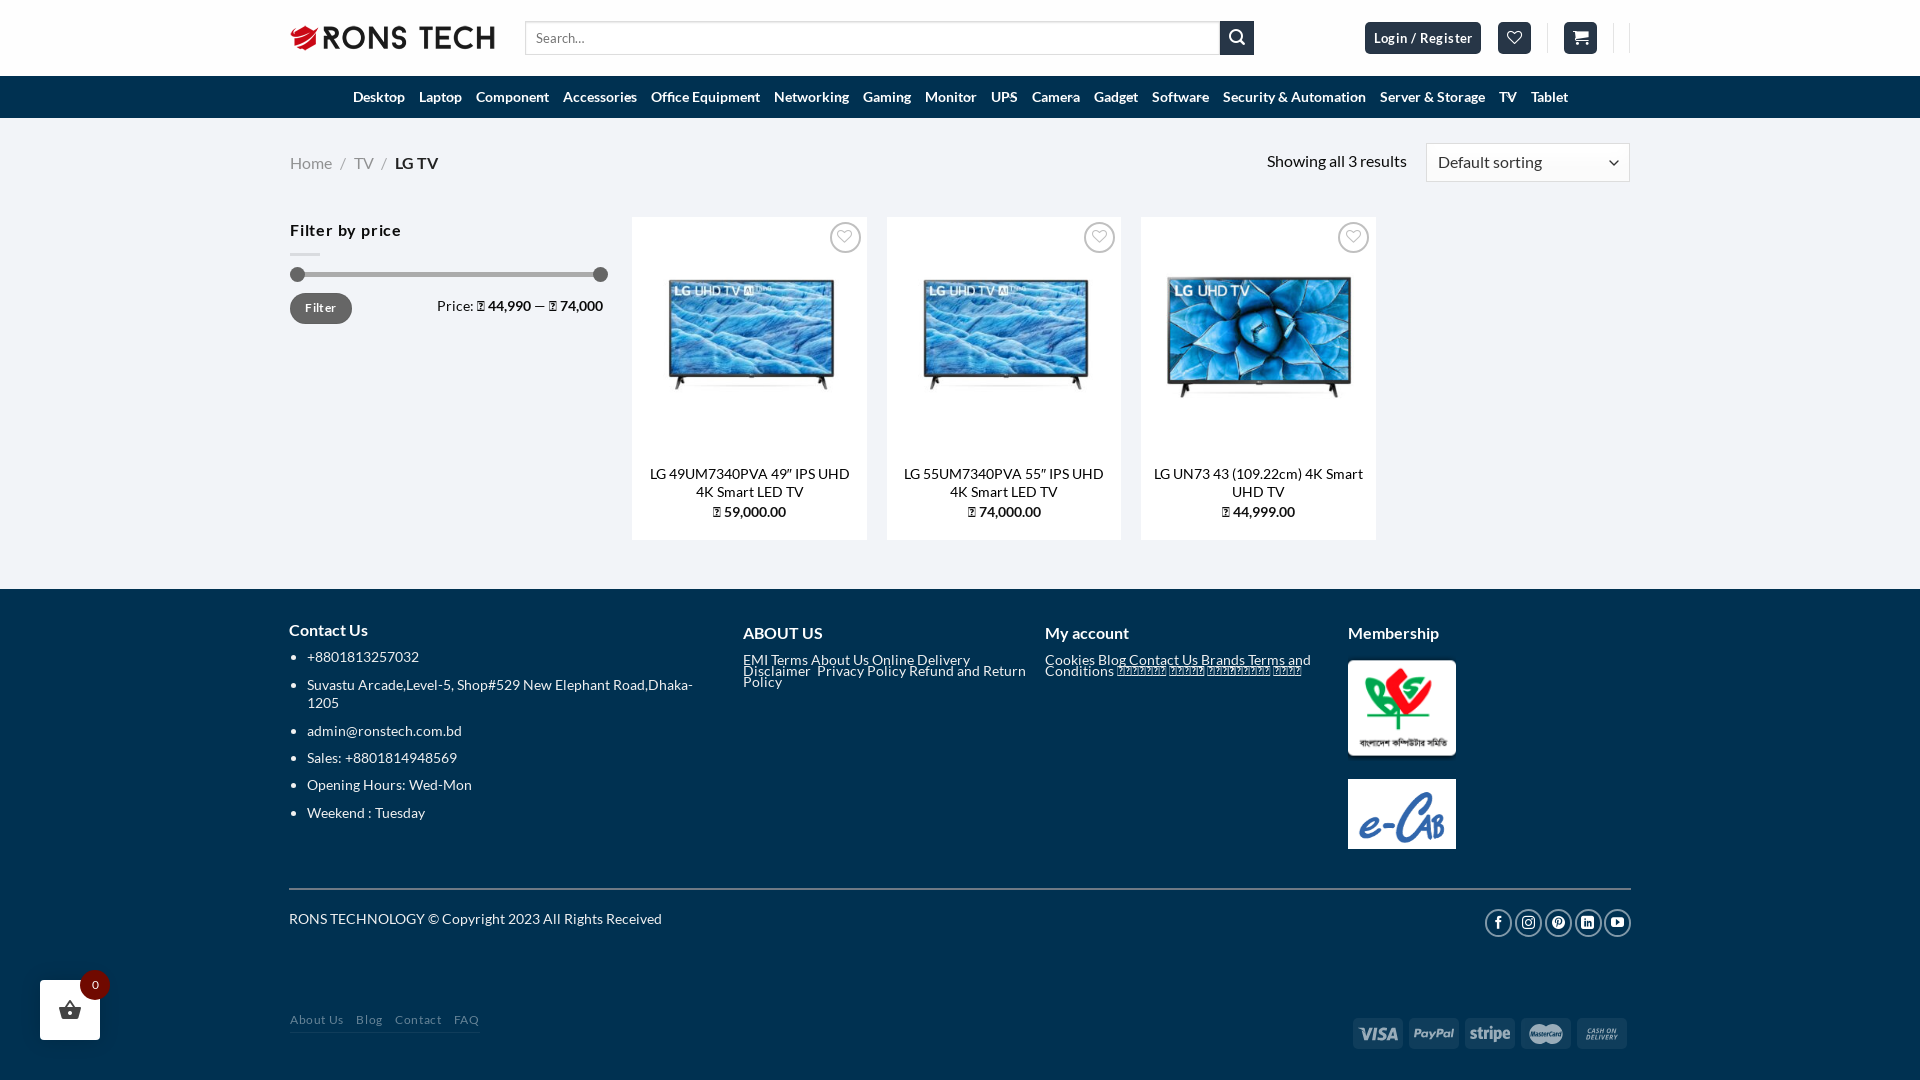  I want to click on 'Cart', so click(1579, 38).